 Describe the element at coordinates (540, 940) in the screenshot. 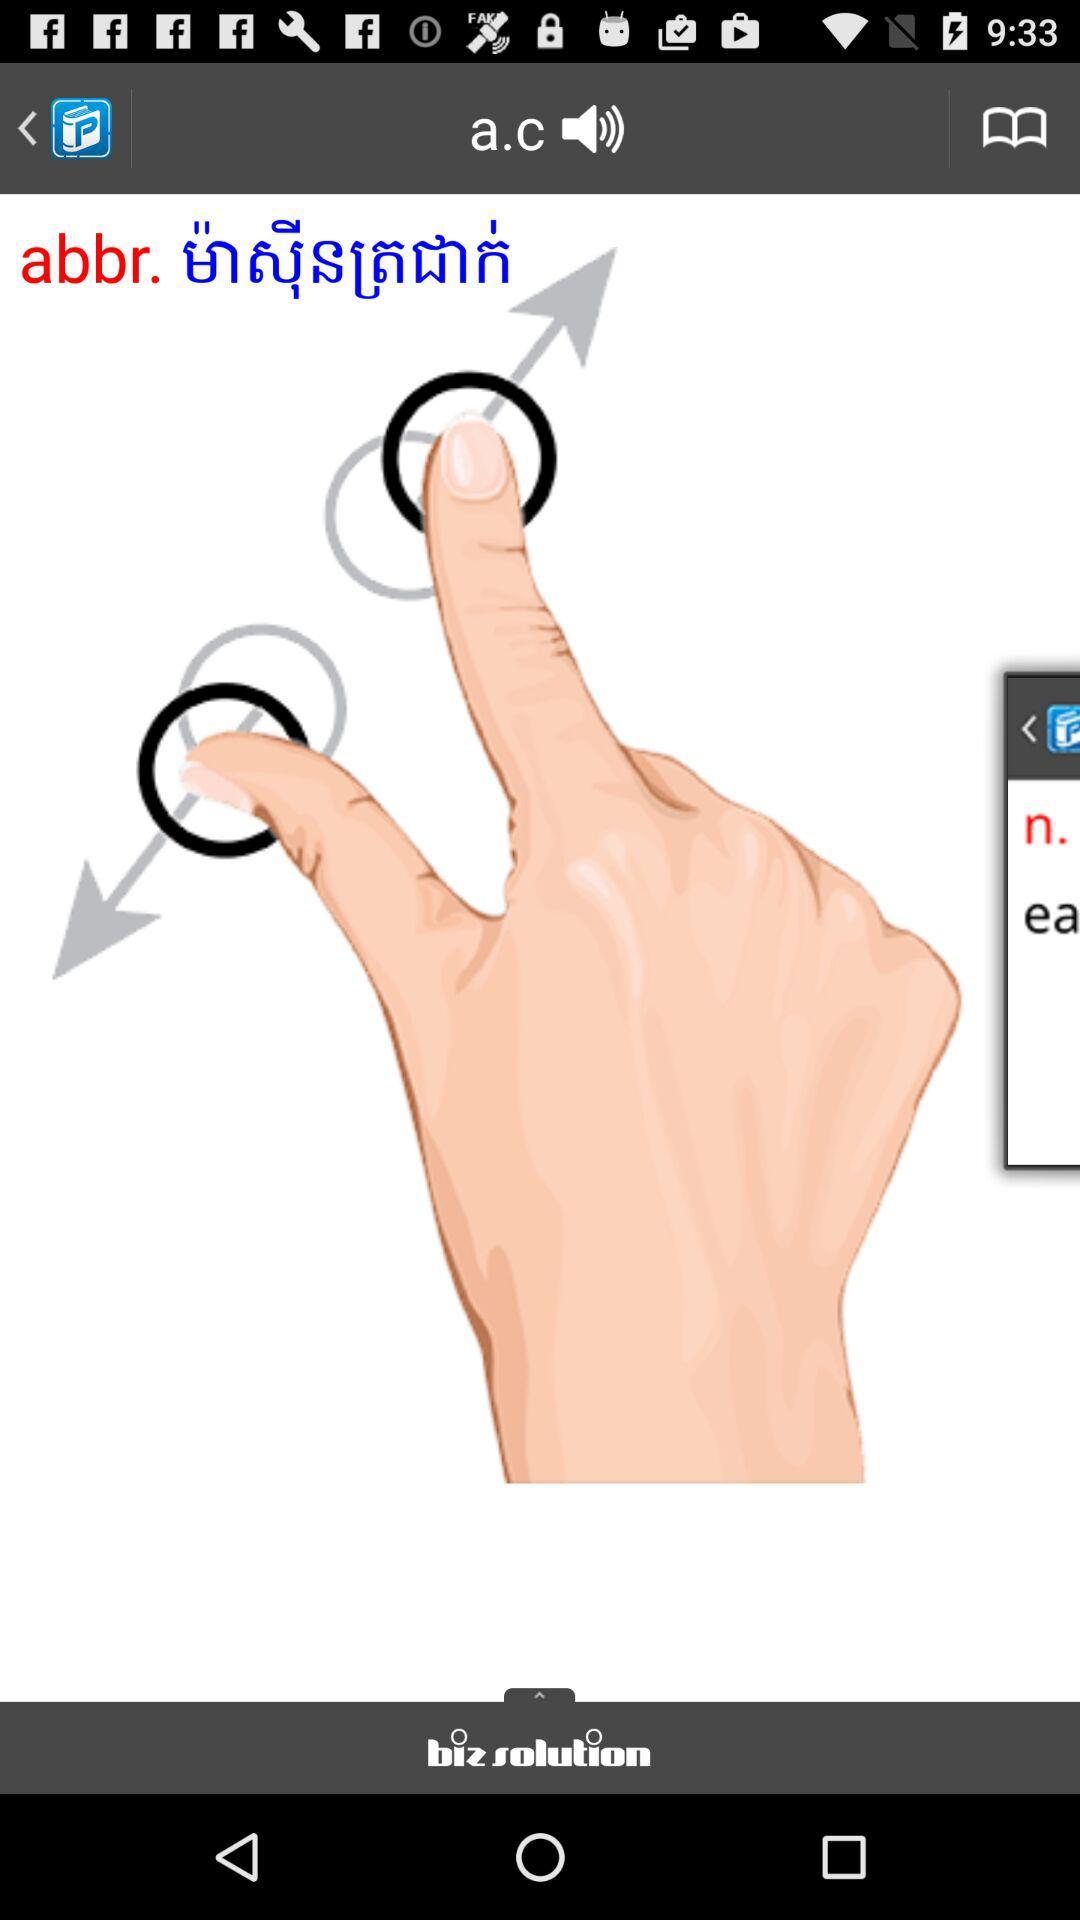

I see `the icon below  a.c  icon` at that location.